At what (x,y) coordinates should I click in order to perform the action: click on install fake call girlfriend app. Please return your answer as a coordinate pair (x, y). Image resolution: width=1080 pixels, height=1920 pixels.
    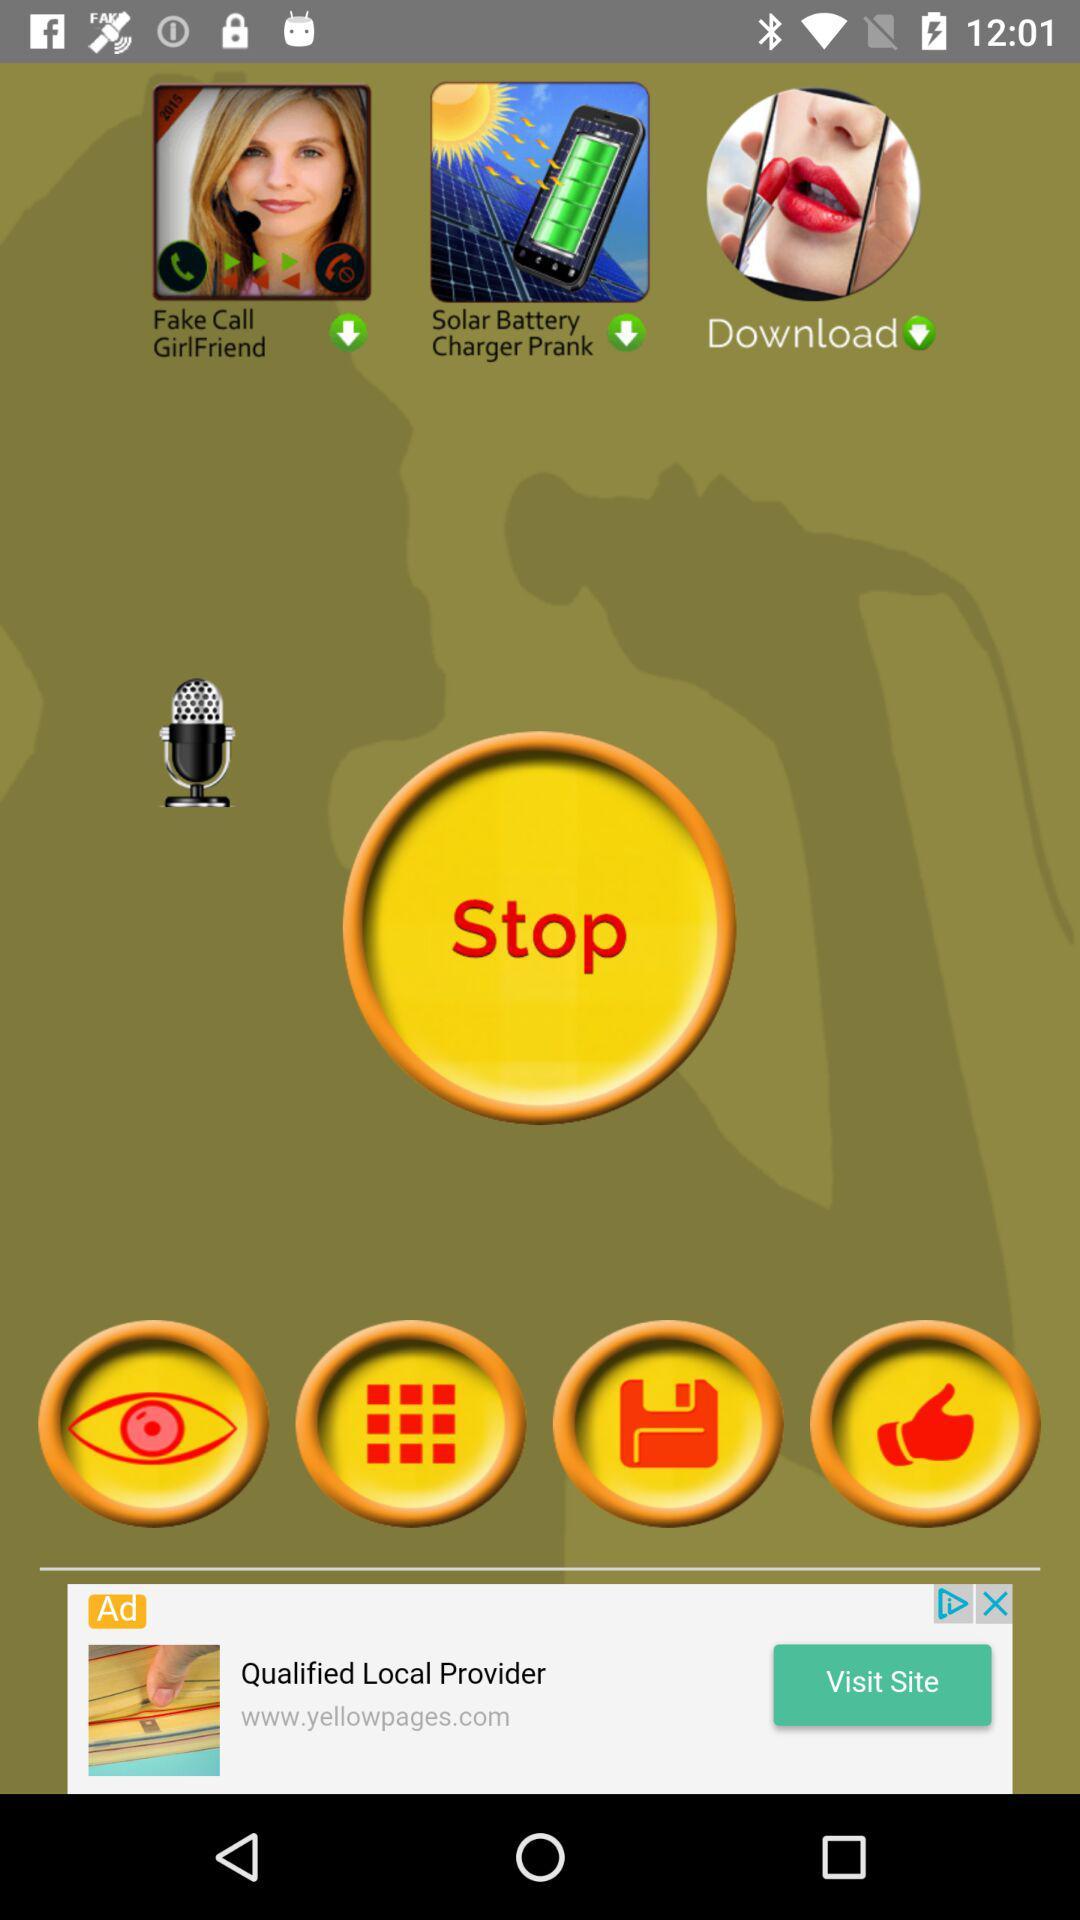
    Looking at the image, I should click on (261, 219).